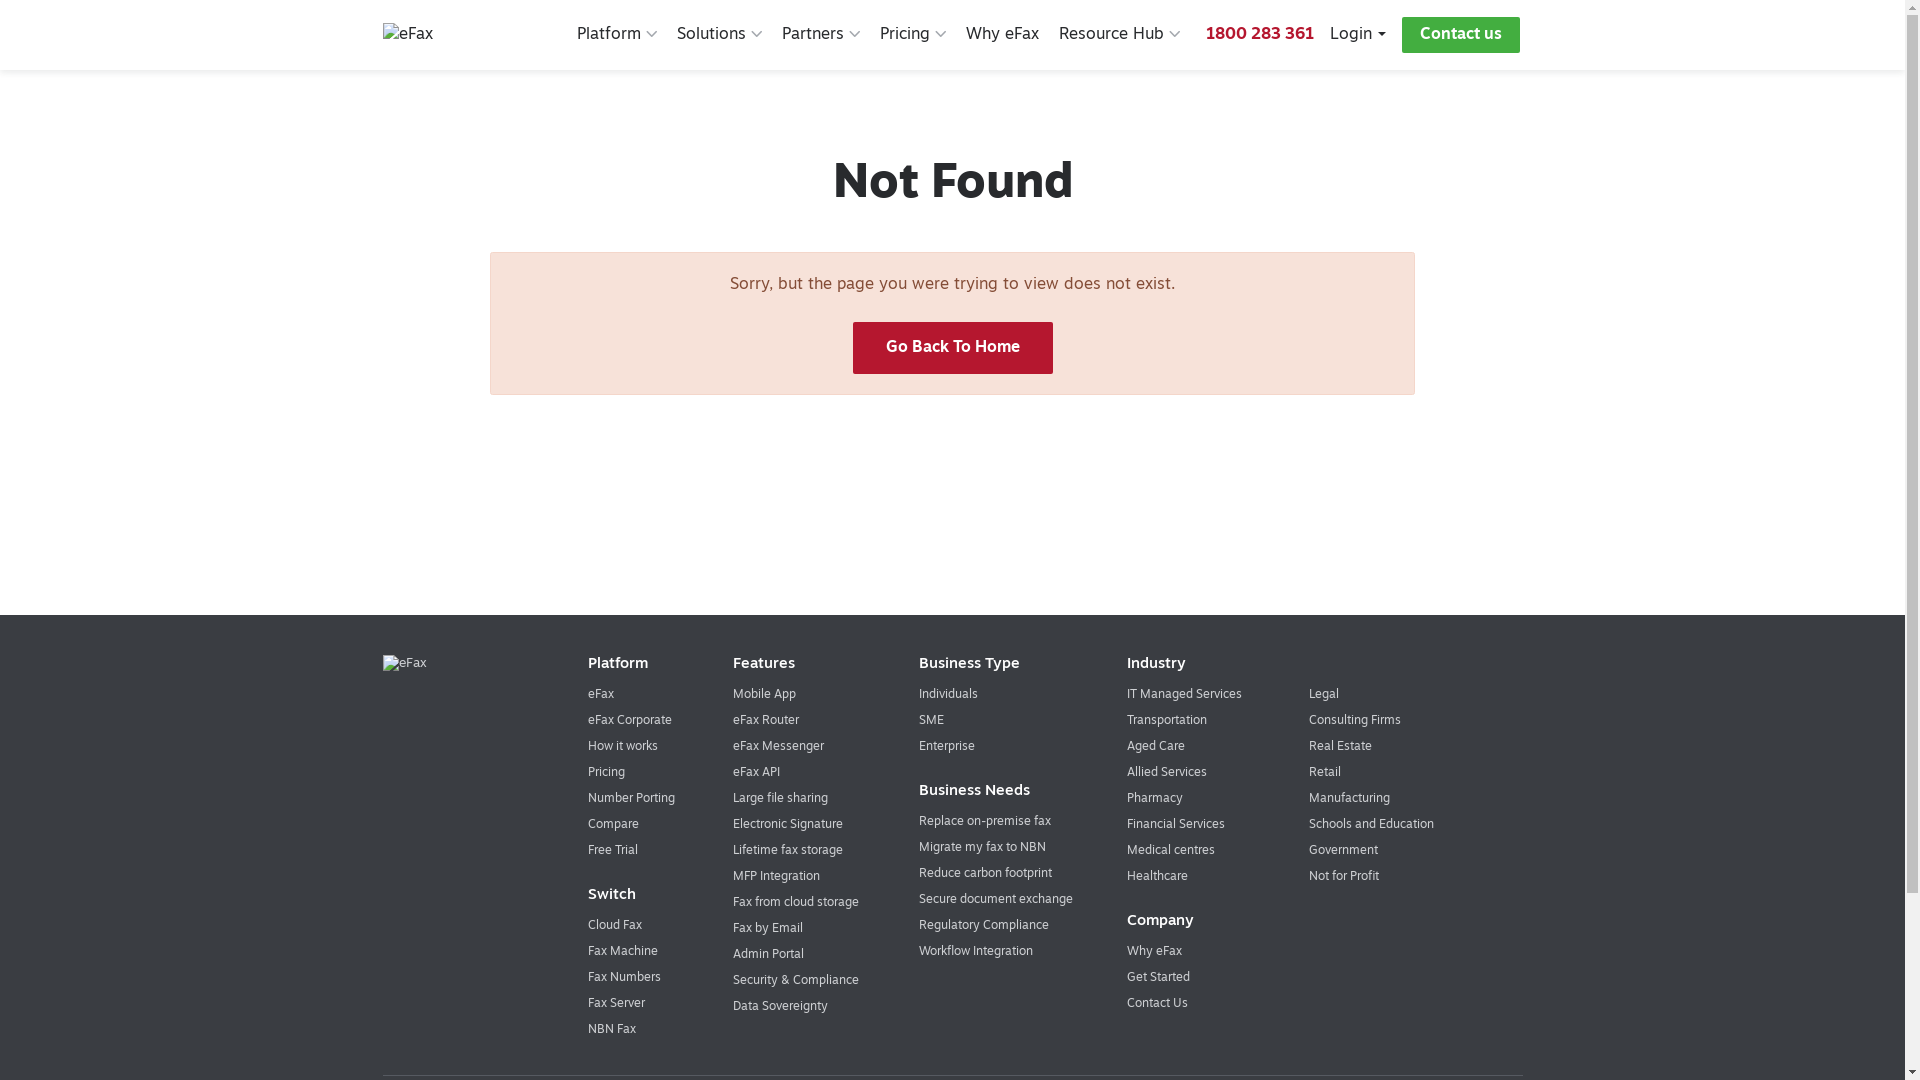 Image resolution: width=1920 pixels, height=1080 pixels. I want to click on 'Login', so click(1358, 34).